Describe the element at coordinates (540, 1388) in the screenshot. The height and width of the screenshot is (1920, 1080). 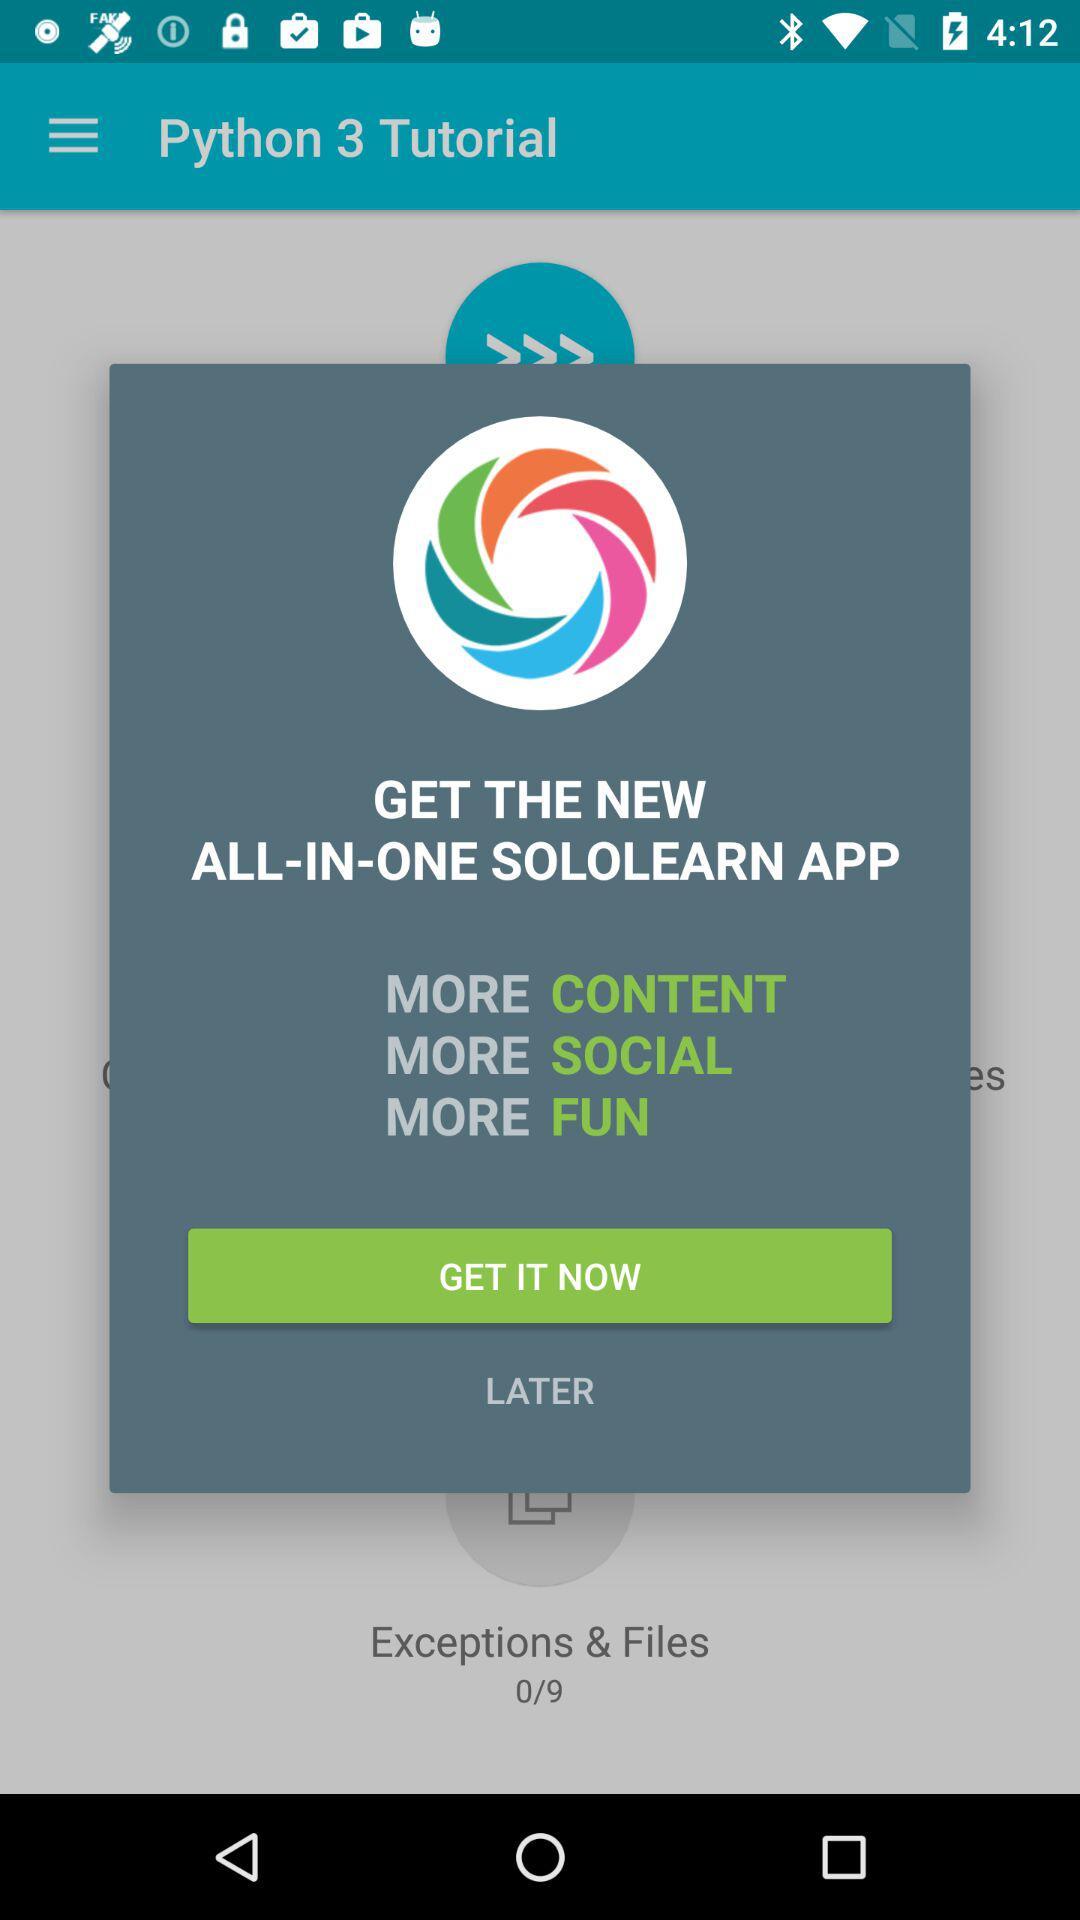
I see `icon below get it now` at that location.